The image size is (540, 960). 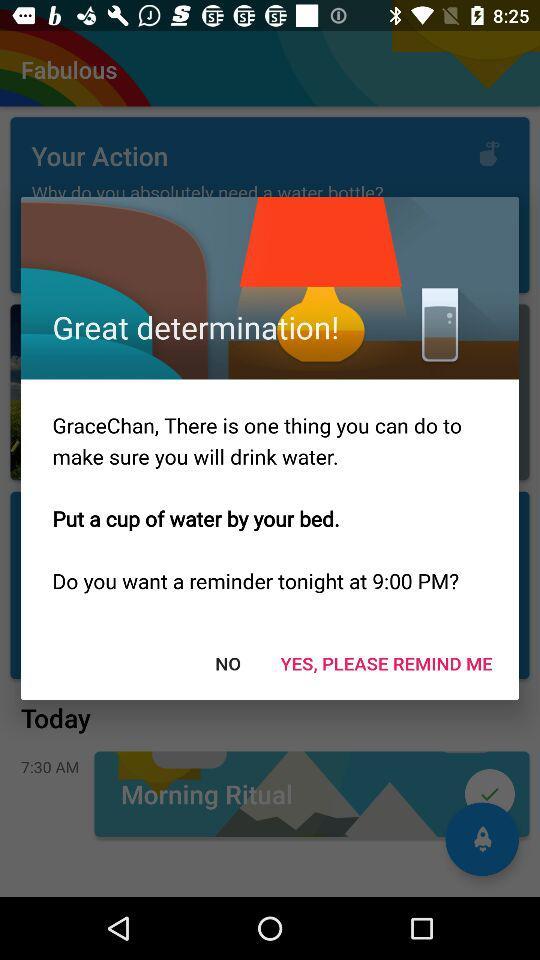 I want to click on the no at the bottom, so click(x=226, y=663).